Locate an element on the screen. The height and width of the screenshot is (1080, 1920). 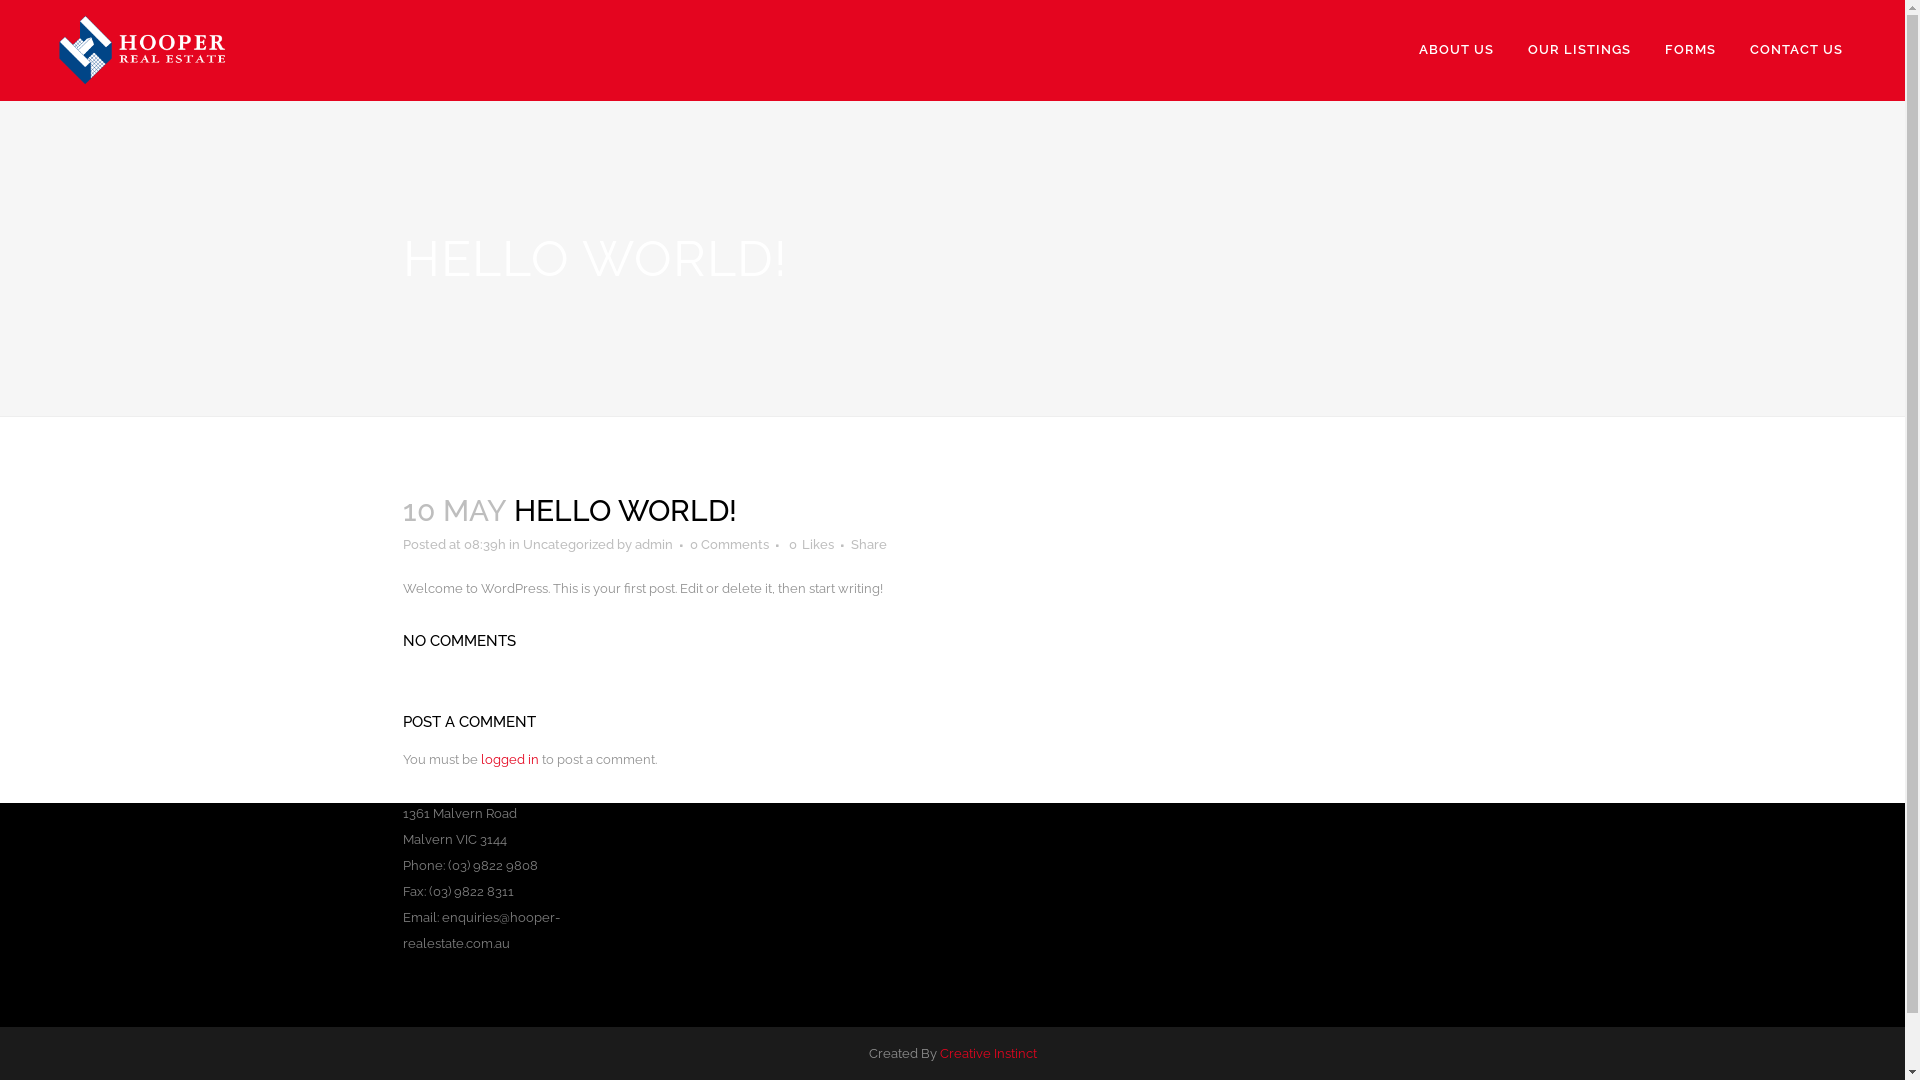
'OUR LISTINGS' is located at coordinates (1511, 49).